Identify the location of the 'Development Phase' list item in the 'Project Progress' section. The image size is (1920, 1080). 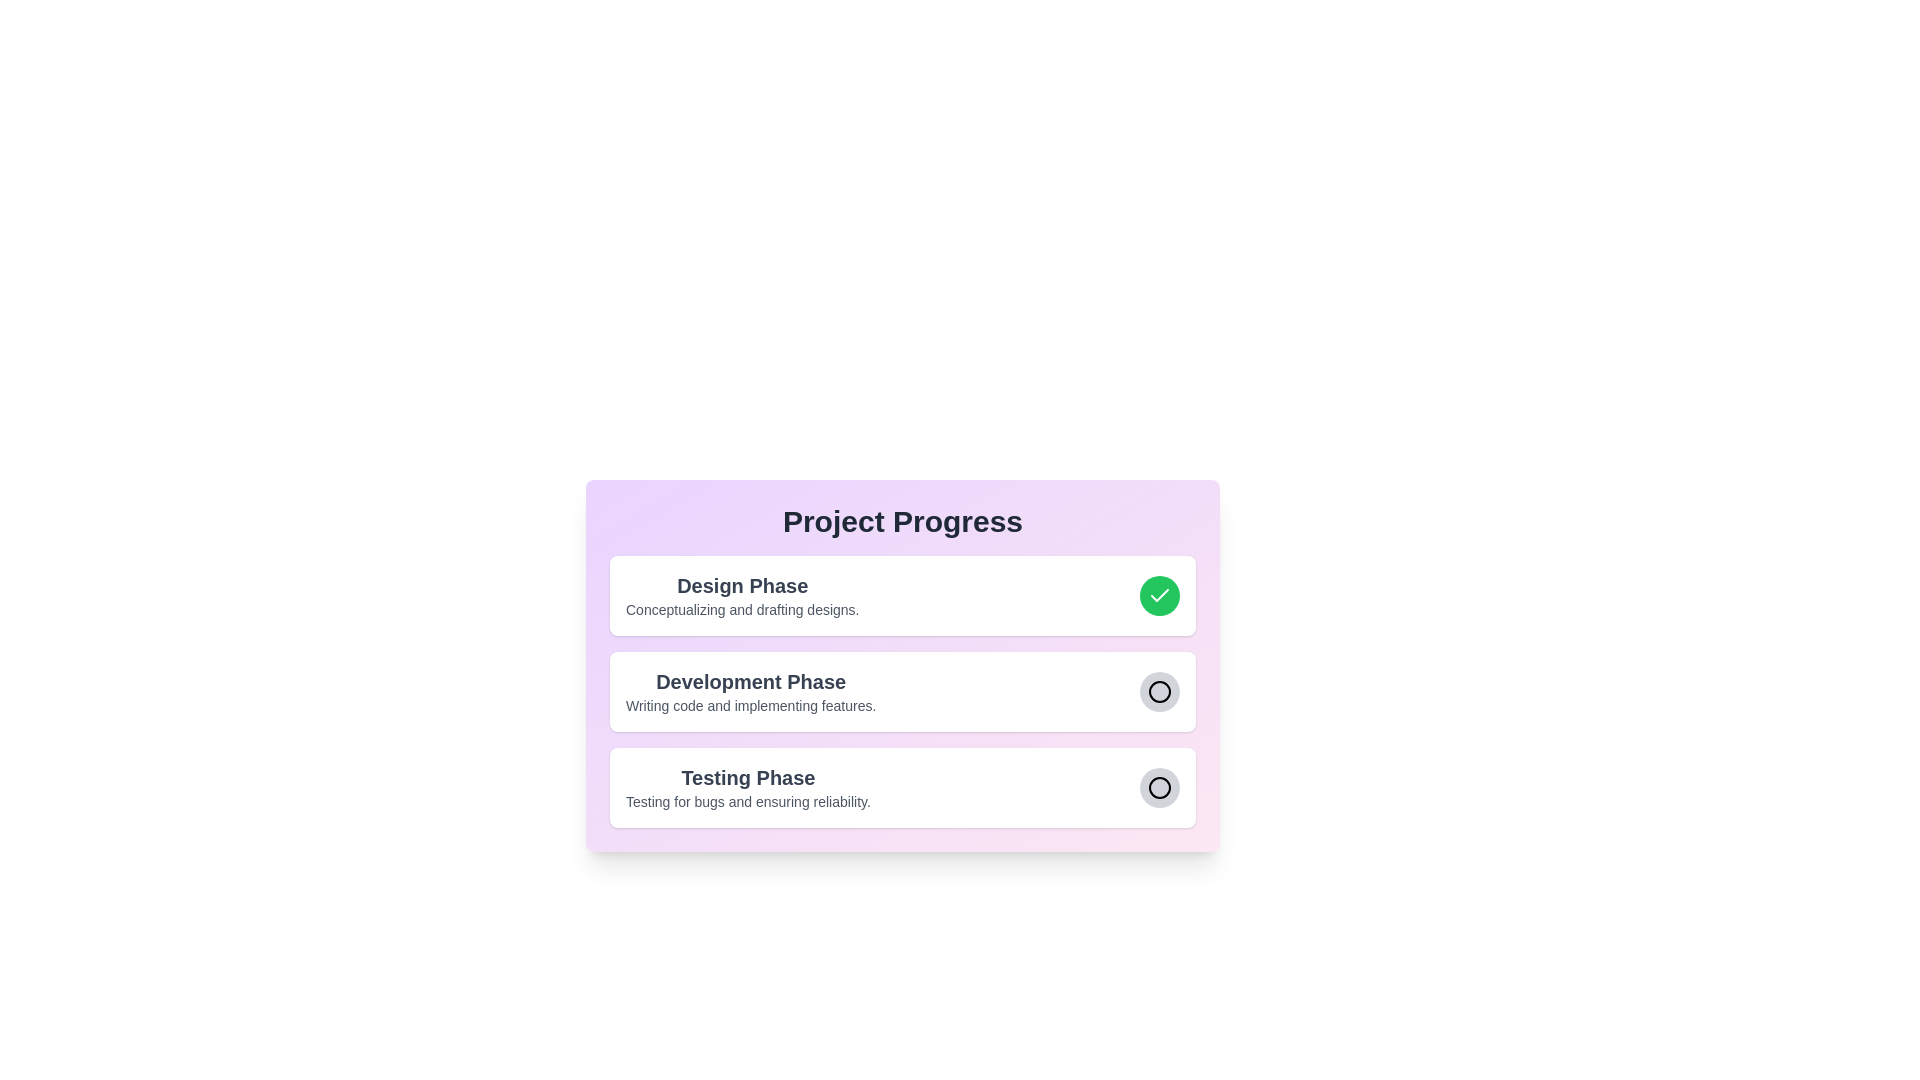
(901, 690).